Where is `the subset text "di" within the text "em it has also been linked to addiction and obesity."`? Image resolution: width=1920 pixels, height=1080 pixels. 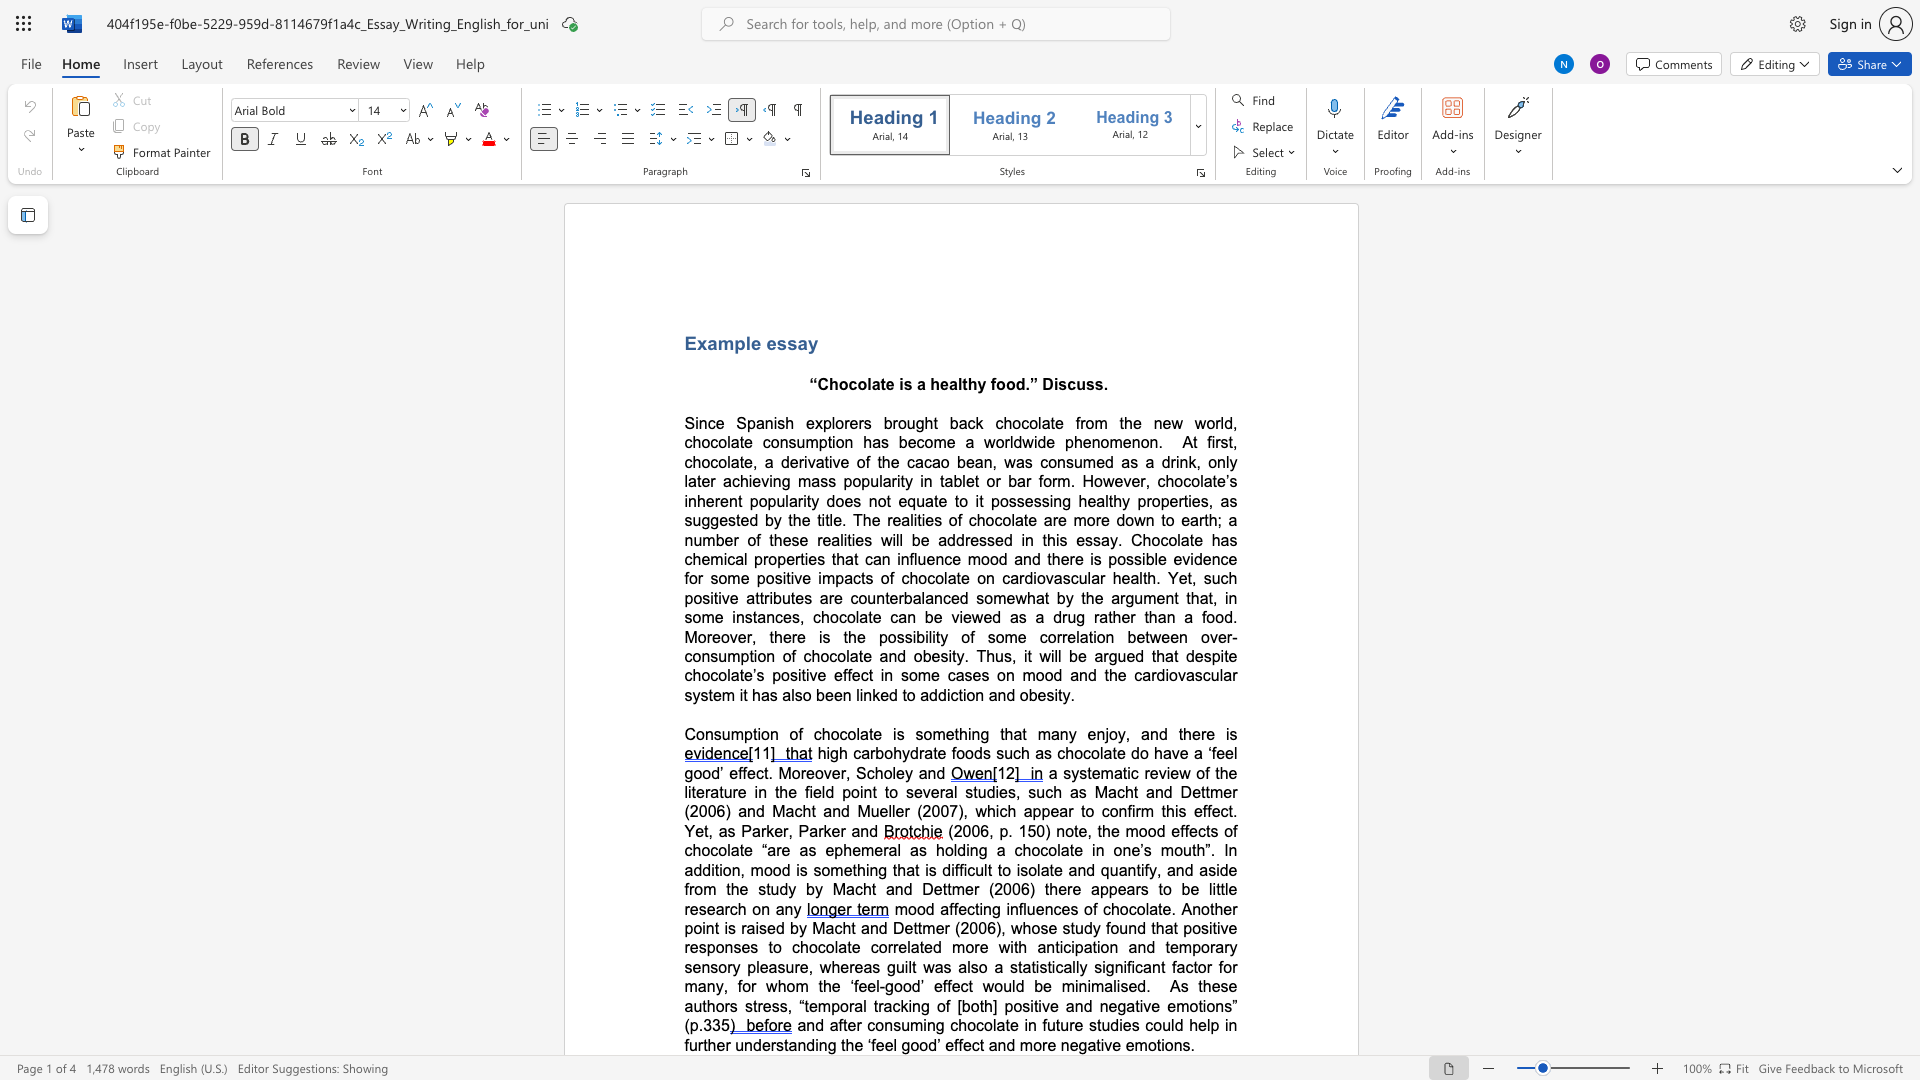
the subset text "di" within the text "em it has also been linked to addiction and obesity." is located at coordinates (936, 694).